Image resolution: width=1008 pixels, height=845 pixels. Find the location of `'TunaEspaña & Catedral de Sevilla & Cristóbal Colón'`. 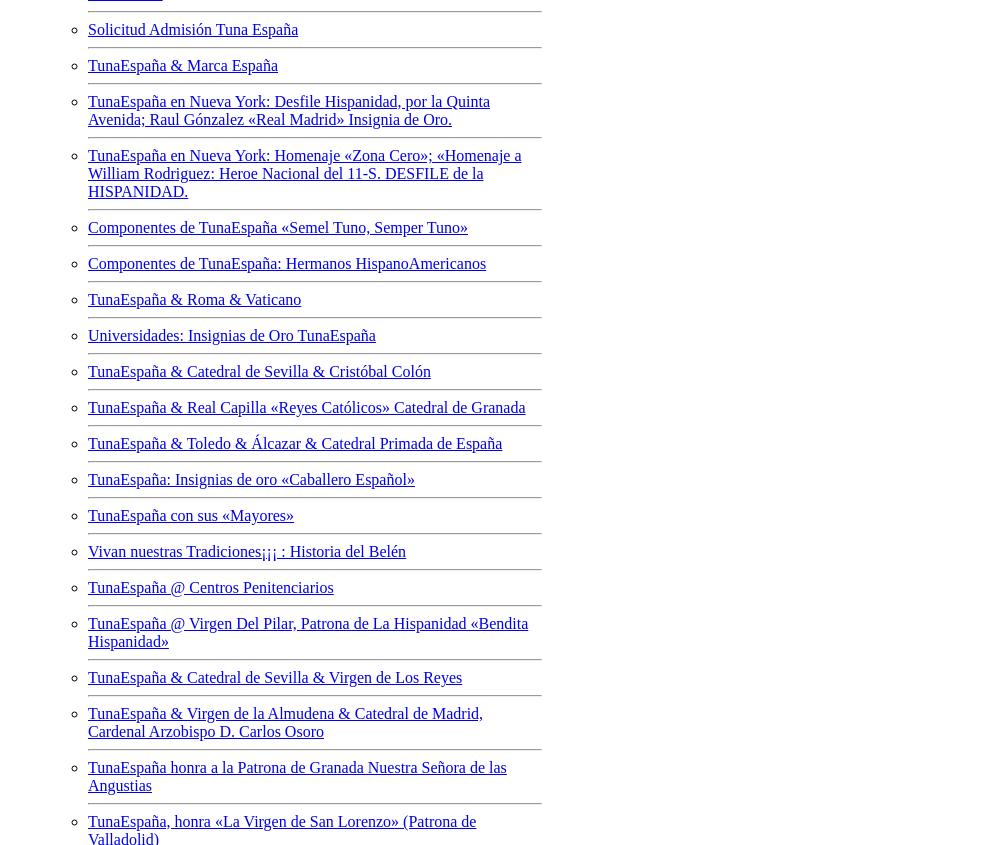

'TunaEspaña & Catedral de Sevilla & Cristóbal Colón' is located at coordinates (258, 369).